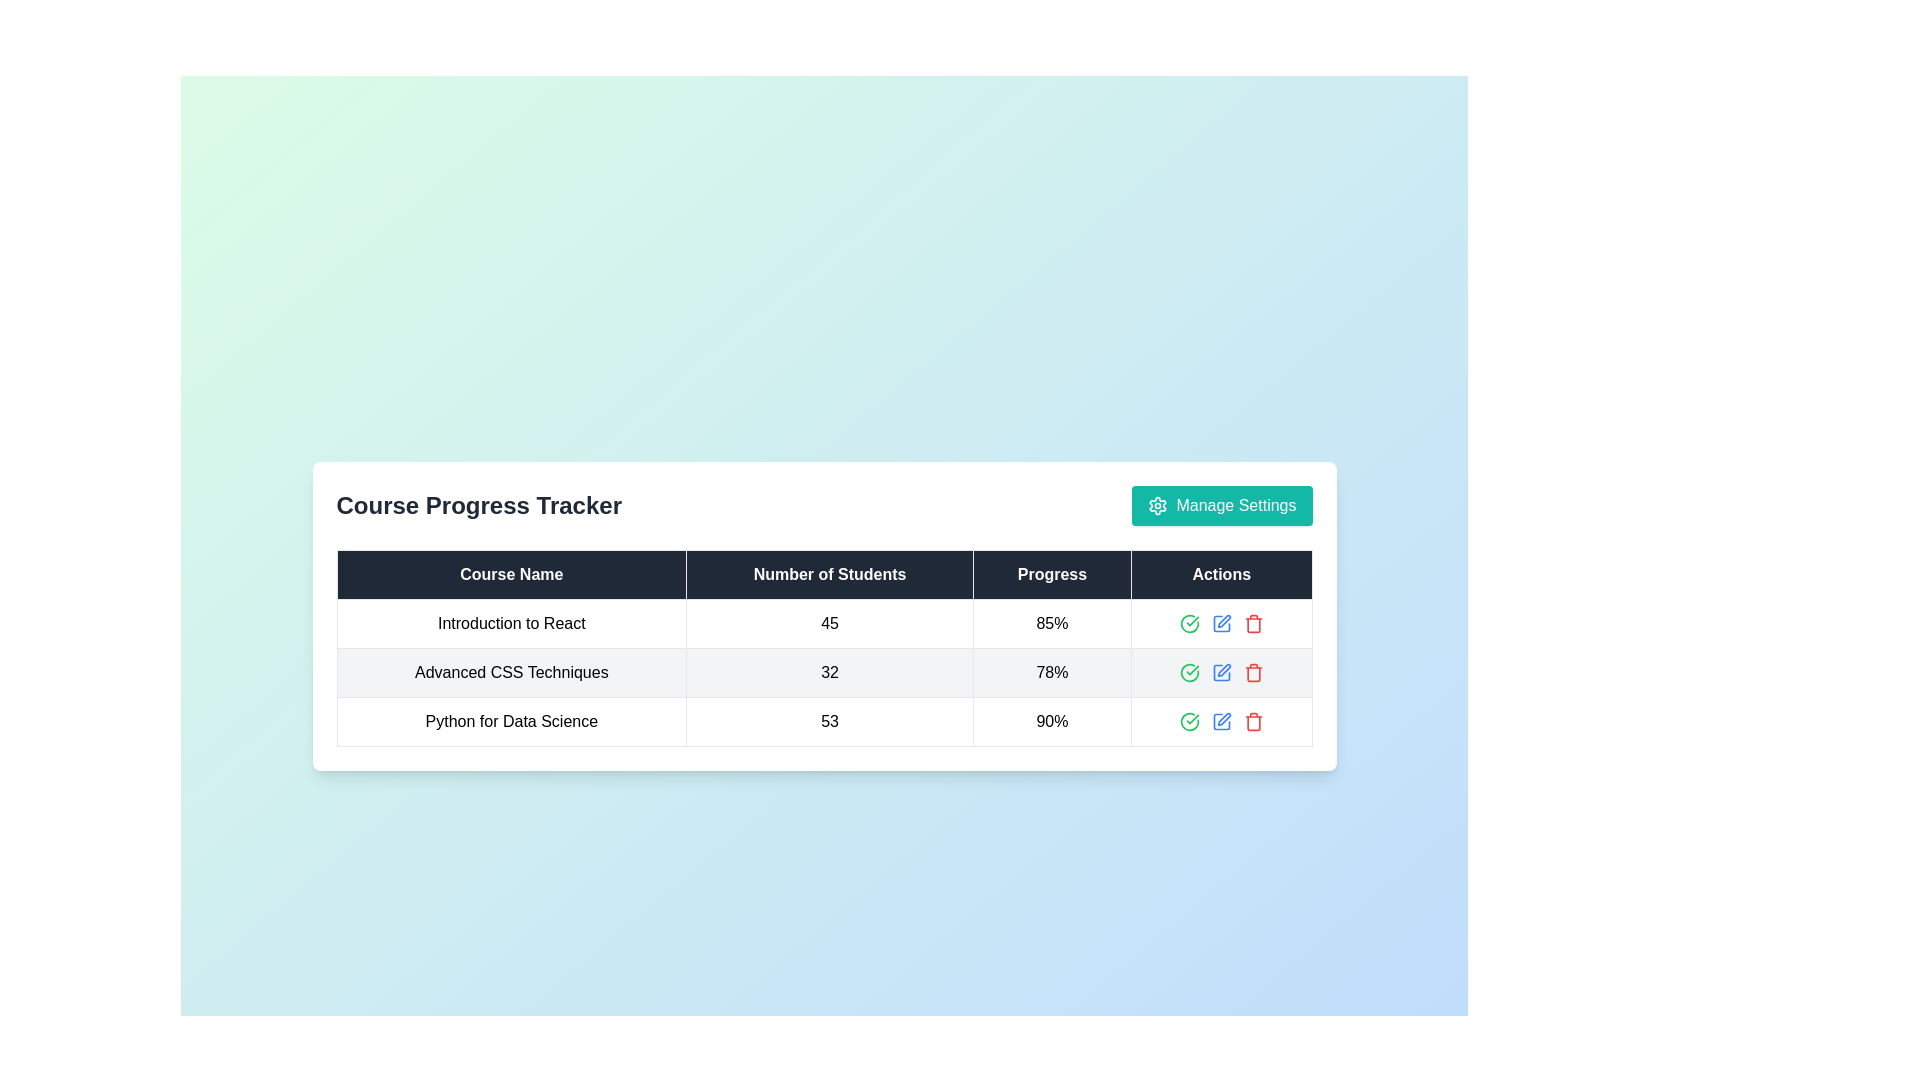 This screenshot has width=1920, height=1080. I want to click on the edit button located in the 'Actions' column of the table for the 'Introduction to React' course, so click(1220, 622).